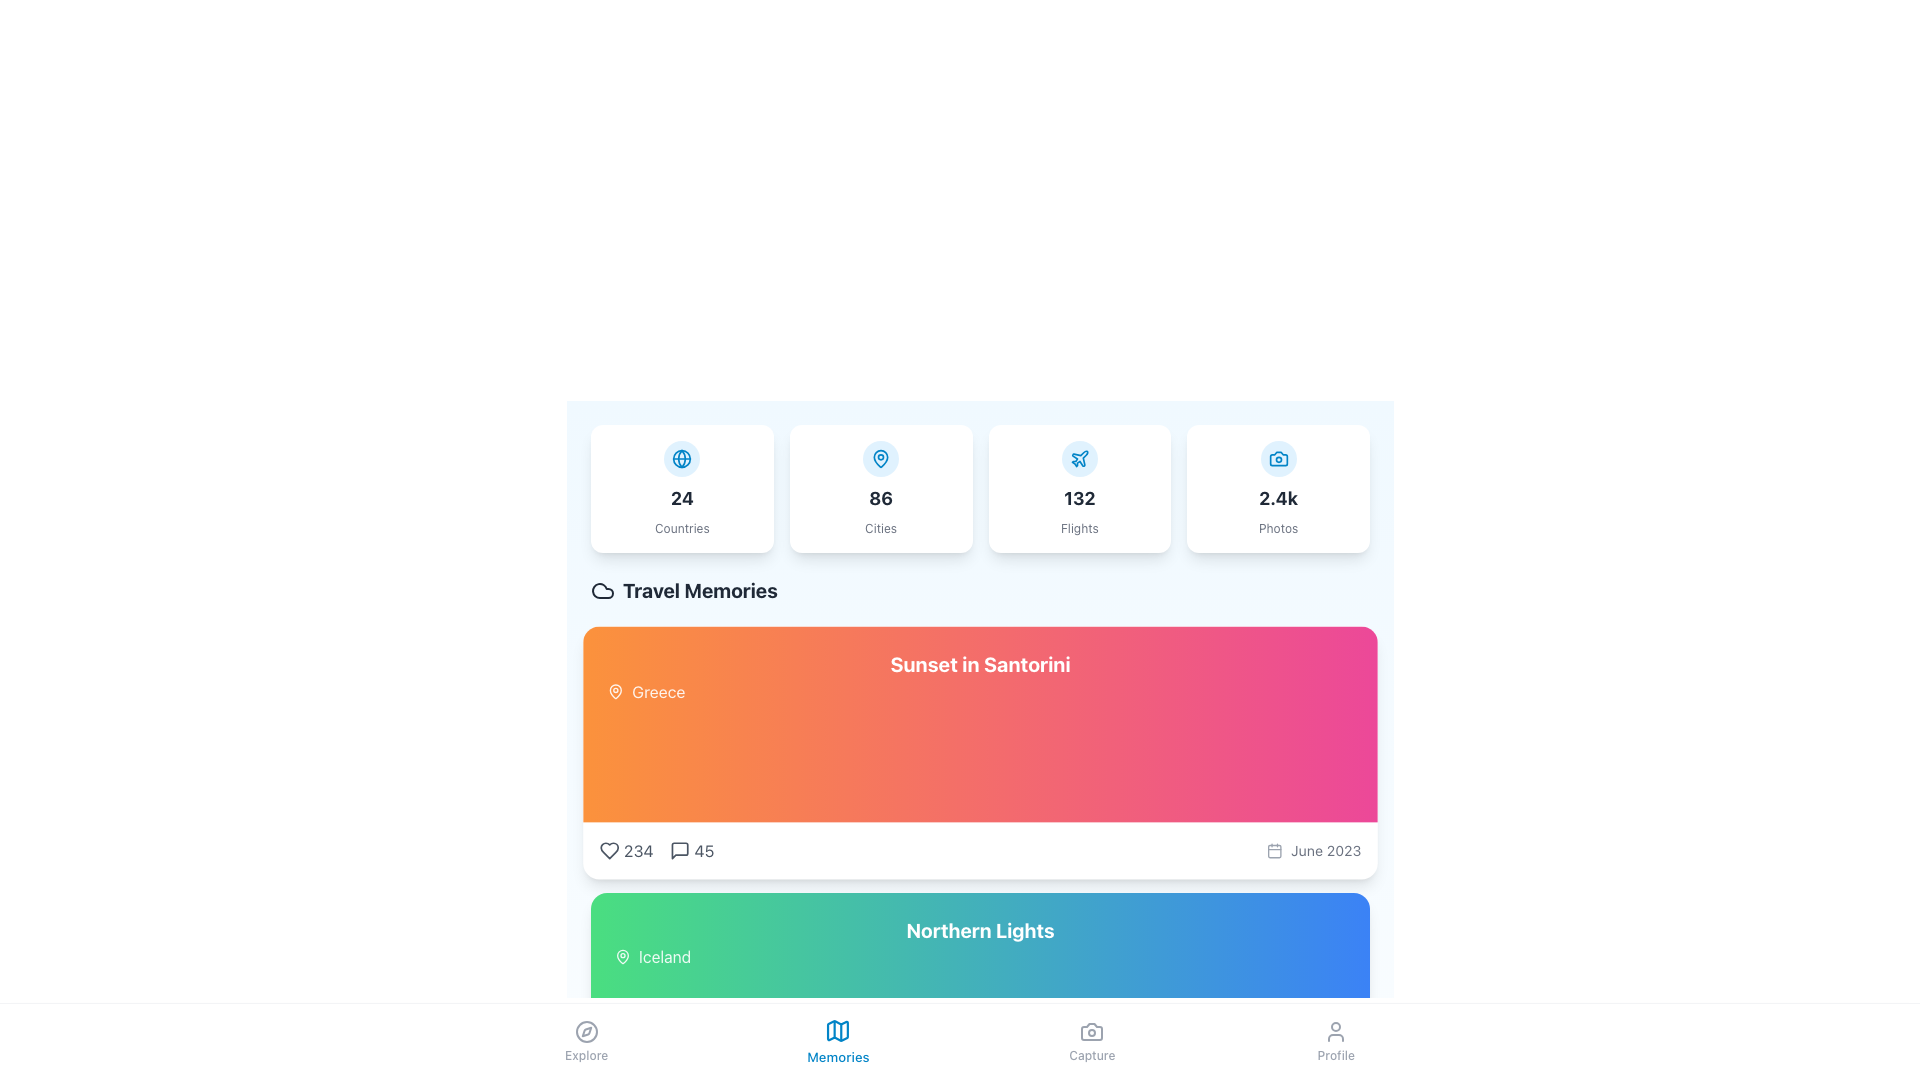  I want to click on numeric value represented by the Text label that denotes the quantity of 'Countries', specifically the number 24, located centrally within one of four horizontally-aligned card components, so click(682, 497).